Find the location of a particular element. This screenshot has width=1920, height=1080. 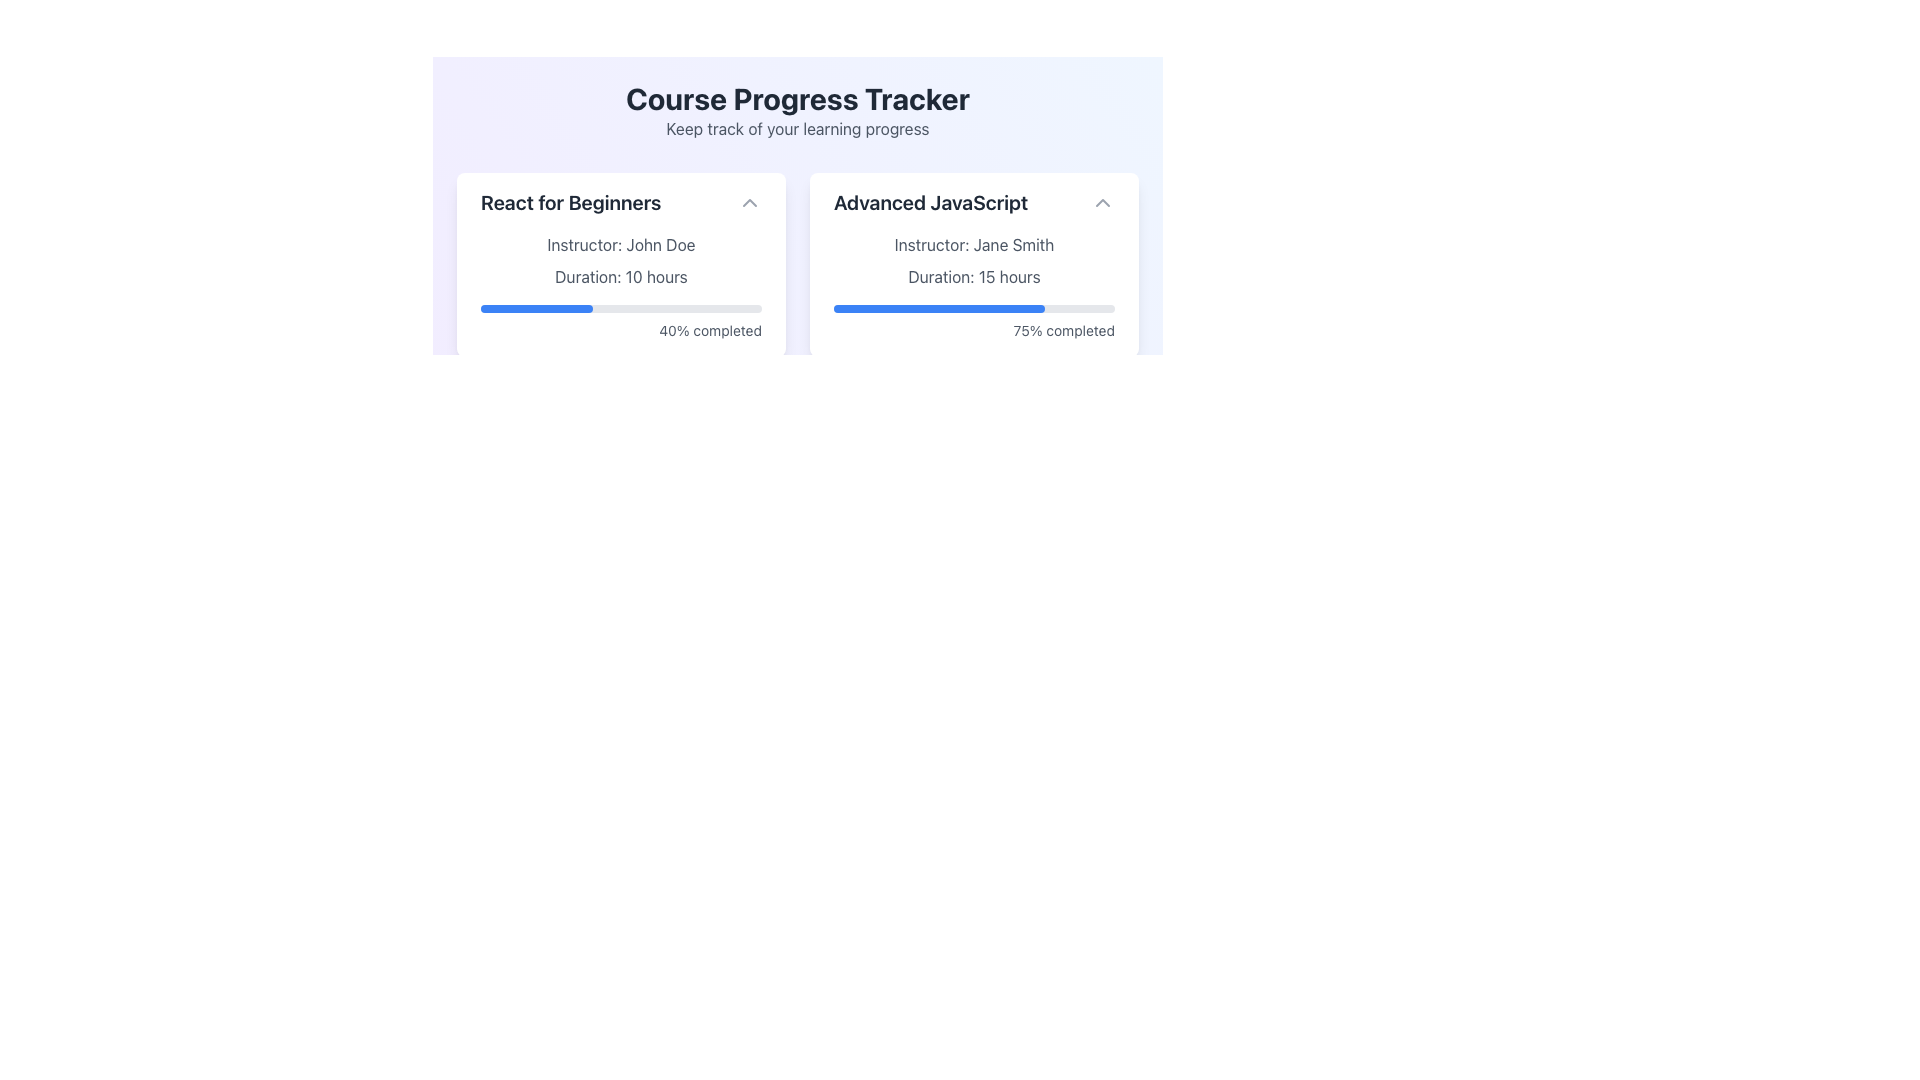

the progress visually indicated by the progress indicator located within the left card titled 'React for Beginners', which shows 40% completion of the course is located at coordinates (537, 308).